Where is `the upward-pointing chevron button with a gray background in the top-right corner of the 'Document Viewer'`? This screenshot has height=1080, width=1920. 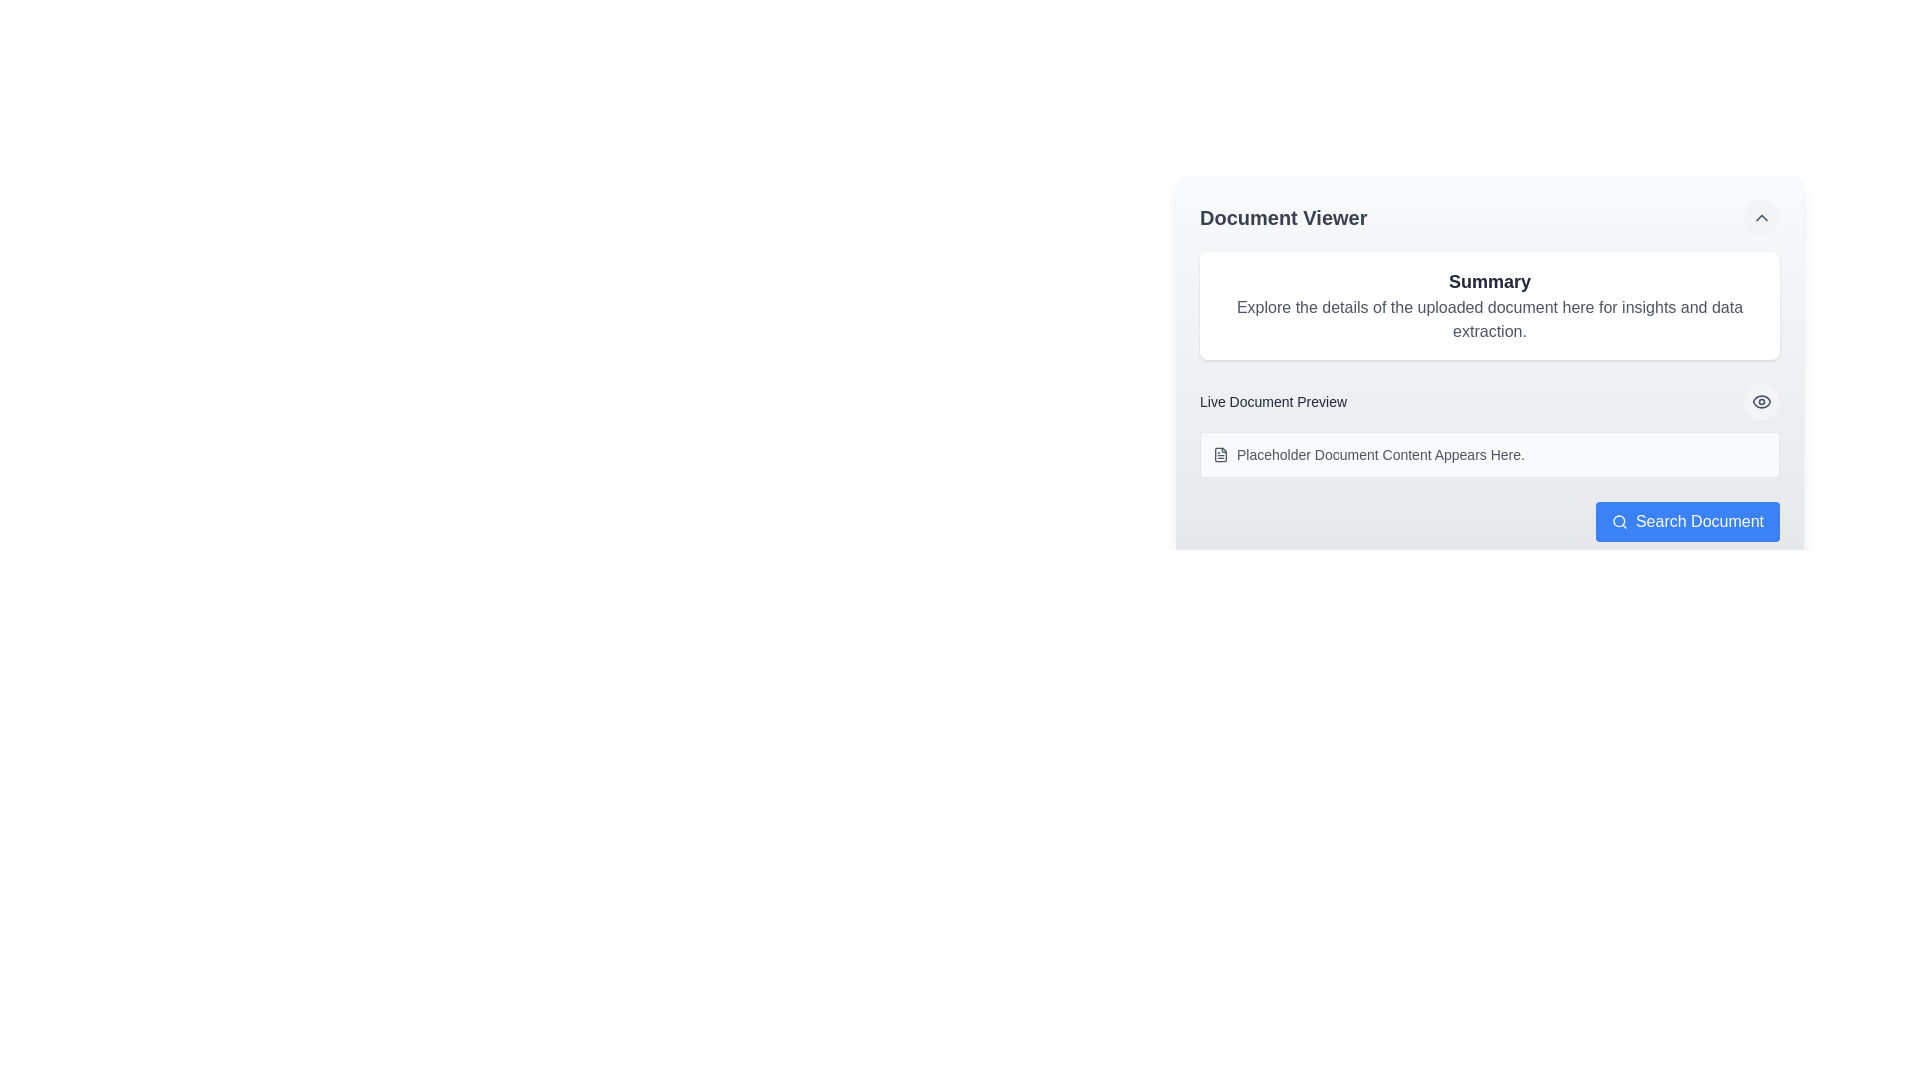
the upward-pointing chevron button with a gray background in the top-right corner of the 'Document Viewer' is located at coordinates (1761, 218).